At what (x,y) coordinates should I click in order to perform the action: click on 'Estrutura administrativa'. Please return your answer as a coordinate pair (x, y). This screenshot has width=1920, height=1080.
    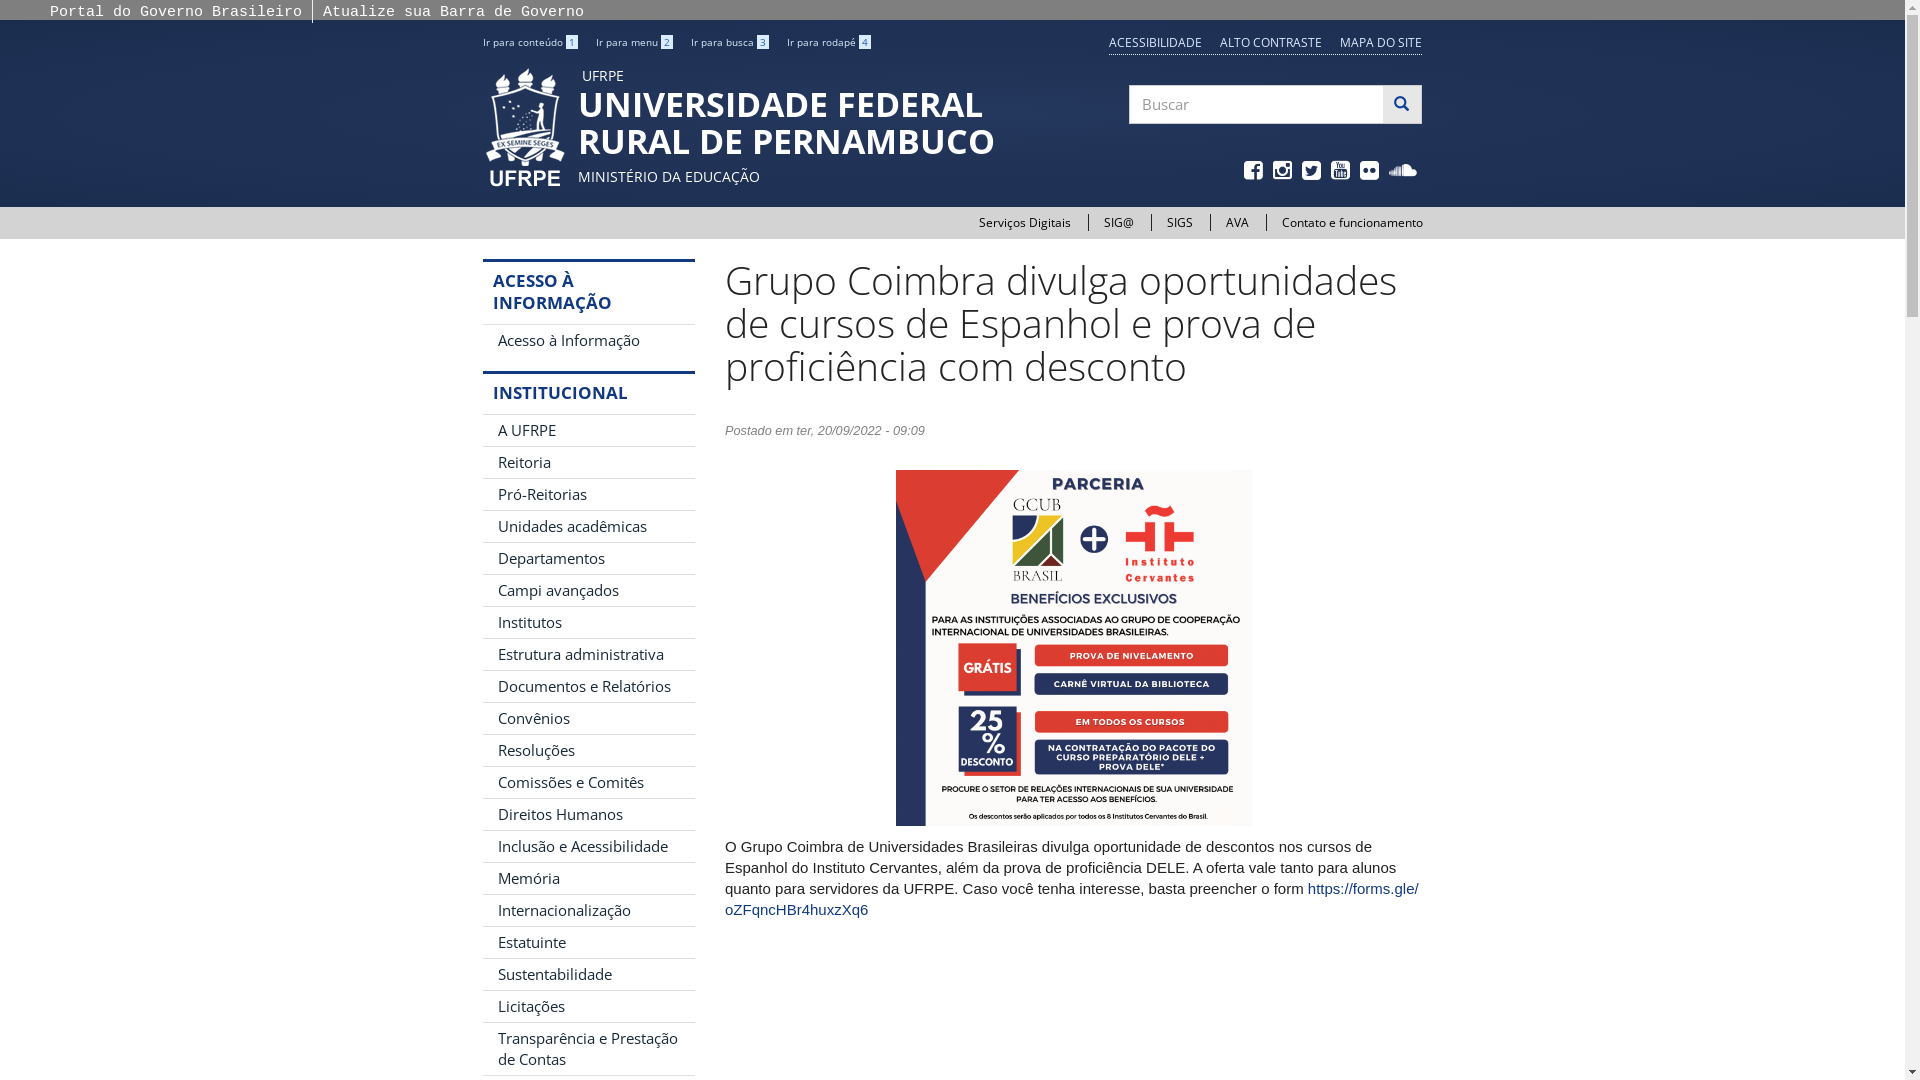
    Looking at the image, I should click on (587, 654).